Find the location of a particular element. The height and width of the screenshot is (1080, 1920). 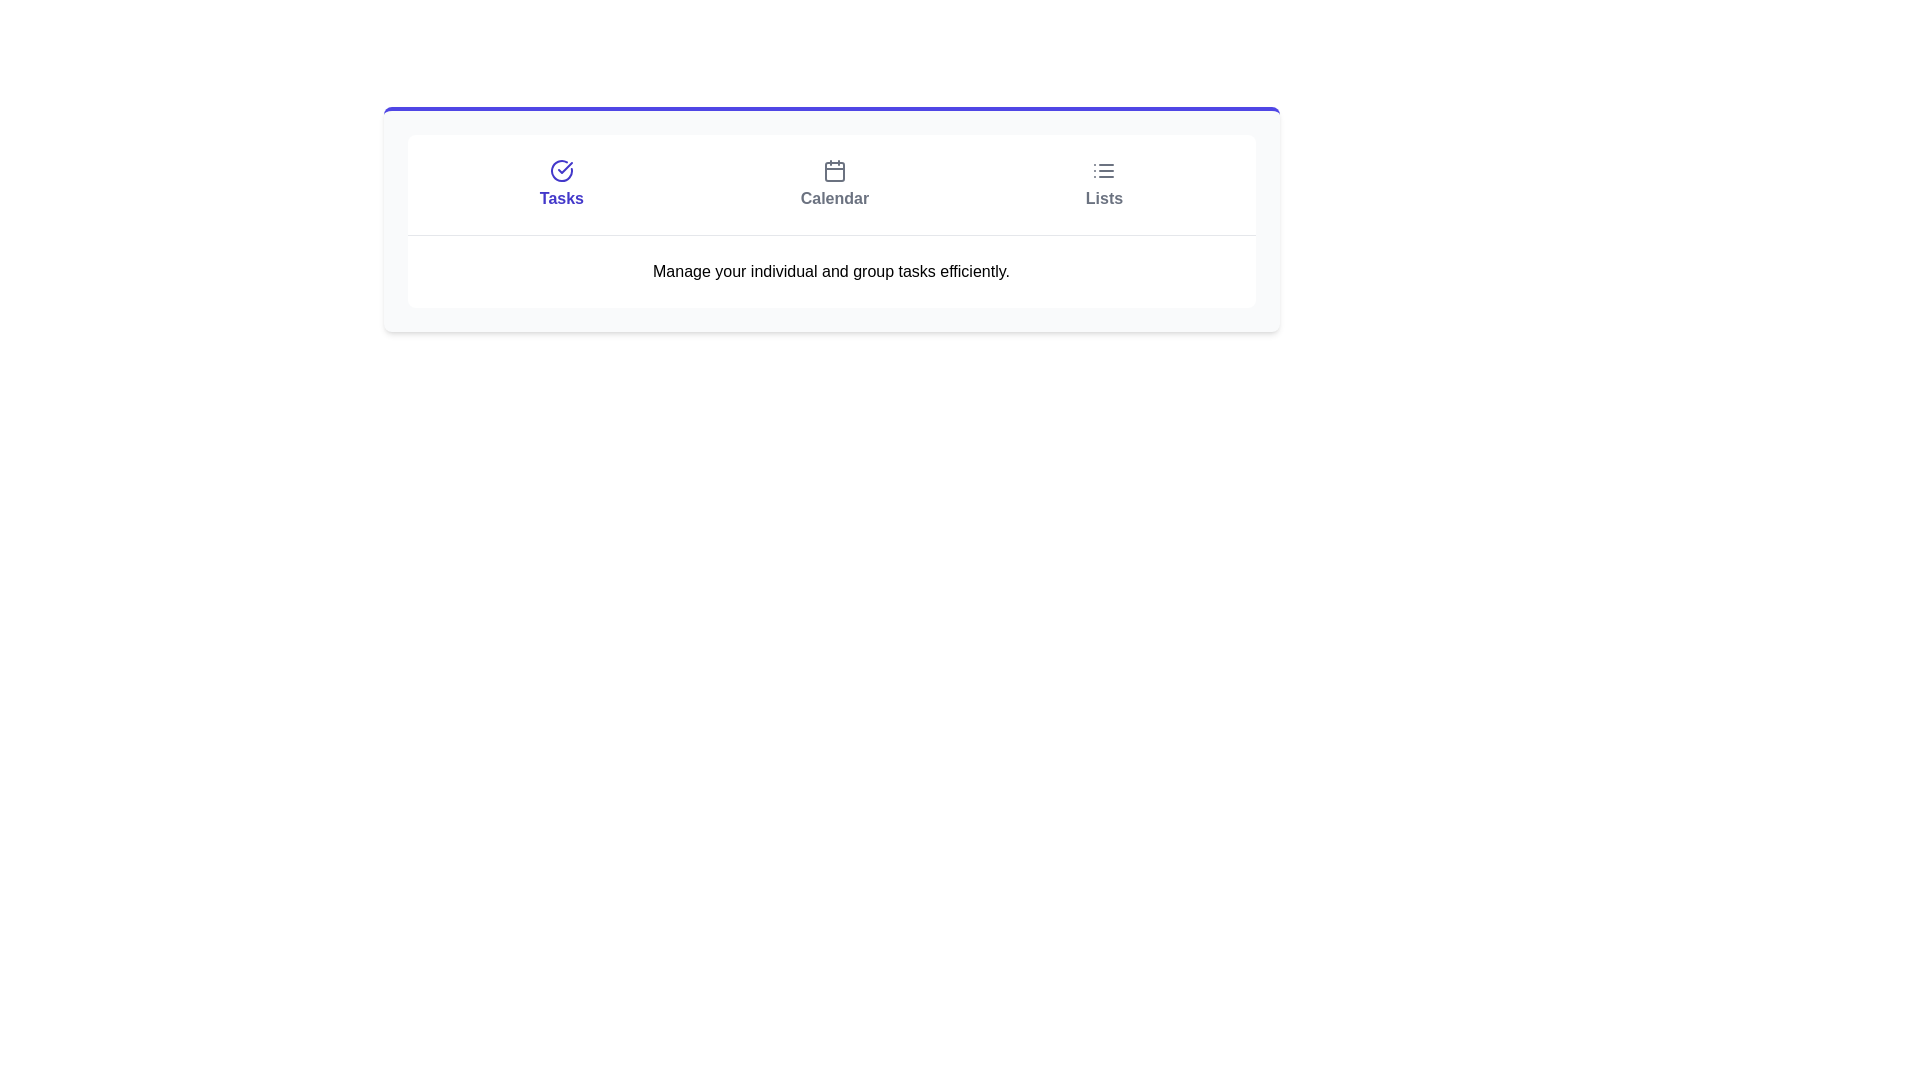

the 'Calendar' button, which features a minimalistic calendar icon and is centrally located between 'Tasks' and 'Lists' is located at coordinates (834, 185).